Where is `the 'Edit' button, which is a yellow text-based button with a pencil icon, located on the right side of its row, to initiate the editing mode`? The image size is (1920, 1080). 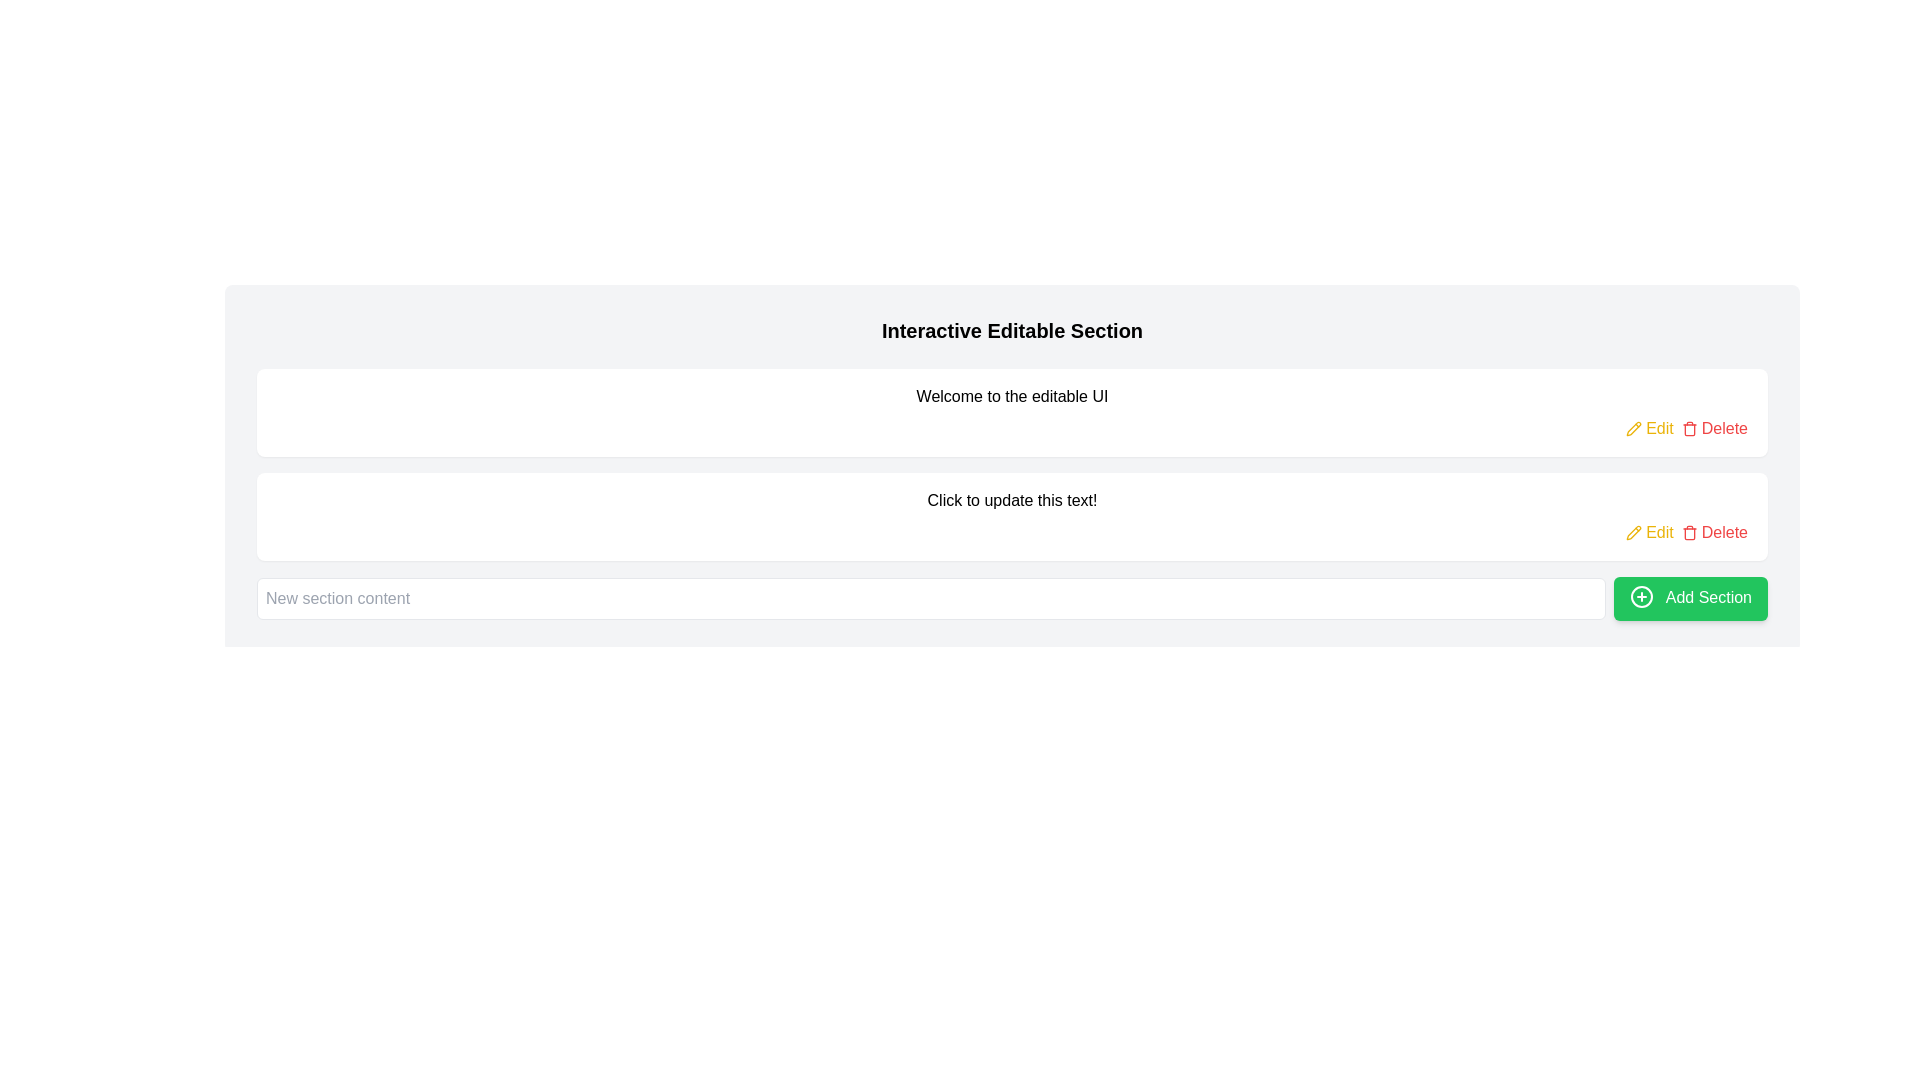 the 'Edit' button, which is a yellow text-based button with a pencil icon, located on the right side of its row, to initiate the editing mode is located at coordinates (1650, 531).